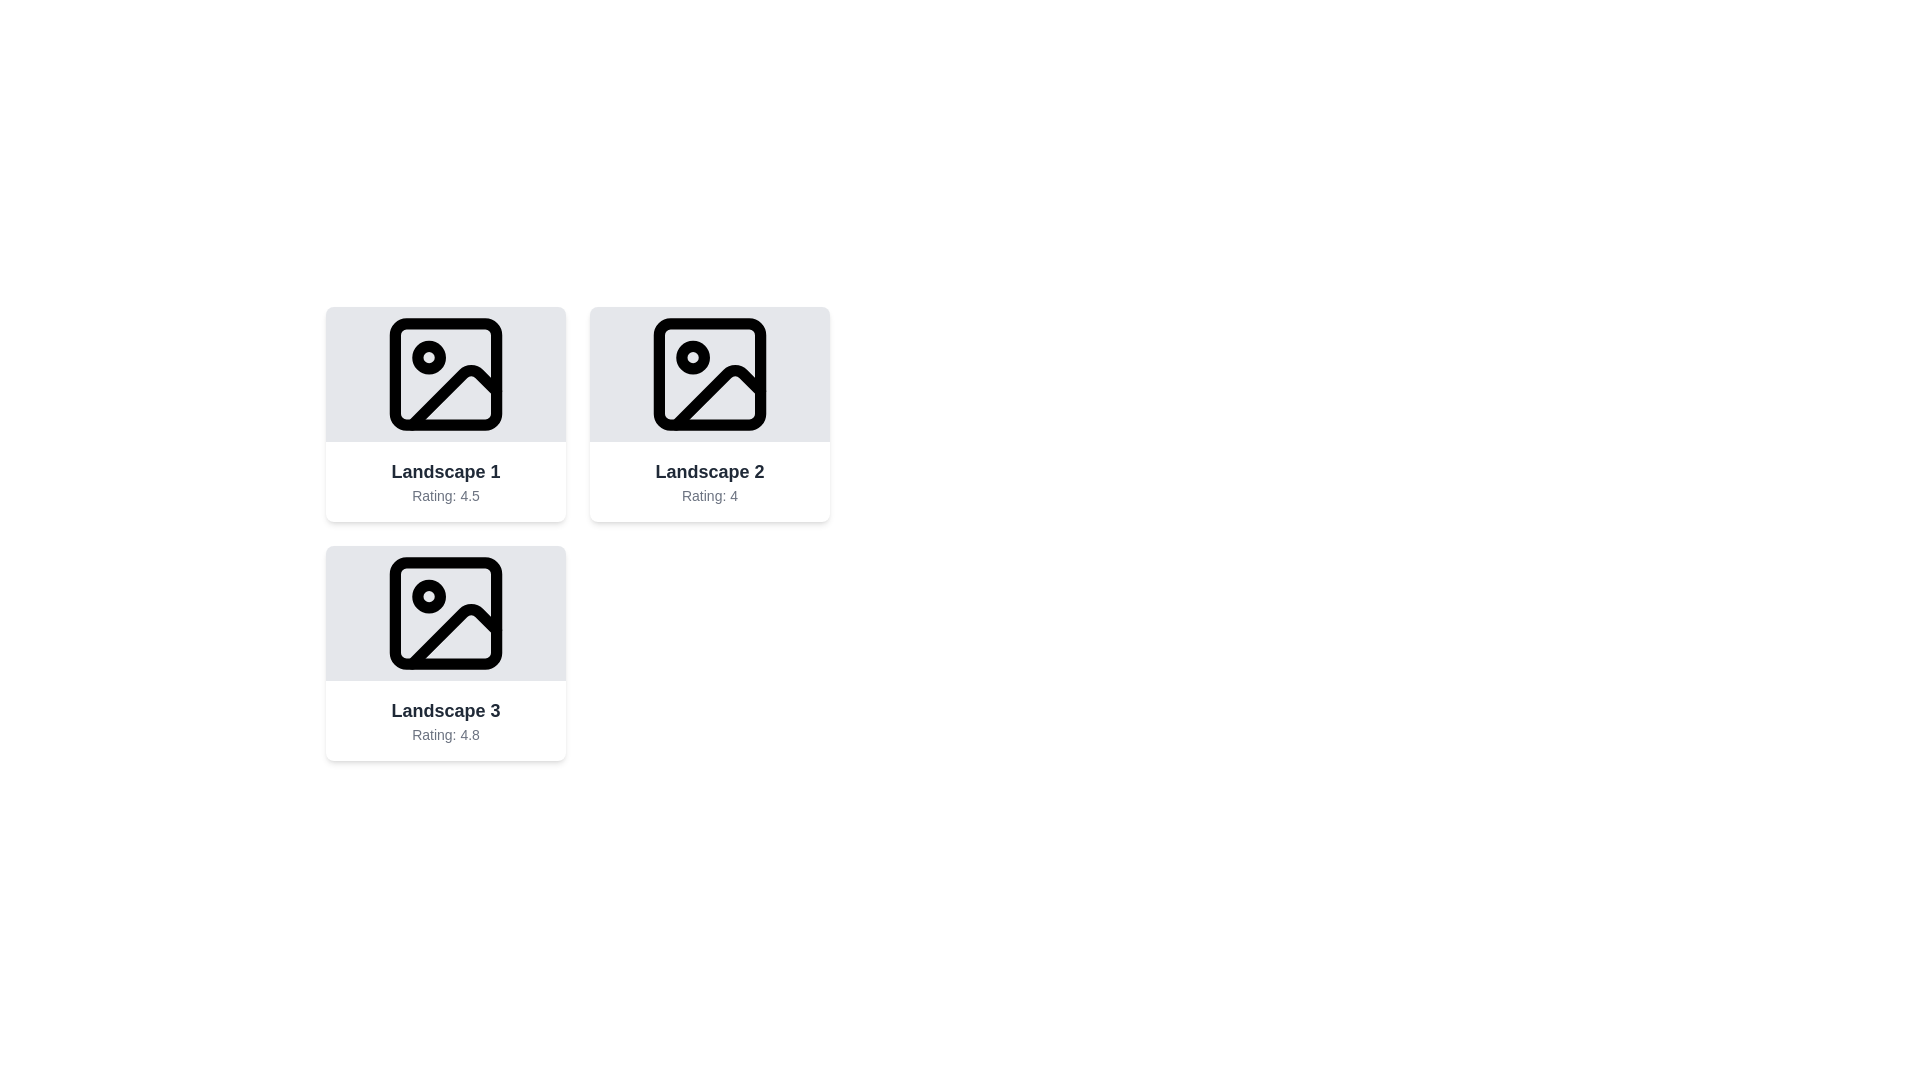  What do you see at coordinates (445, 735) in the screenshot?
I see `the text label displaying 'Rating: 4.8', which is styled in gray and positioned below the title 'Landscape 3' within its information card` at bounding box center [445, 735].